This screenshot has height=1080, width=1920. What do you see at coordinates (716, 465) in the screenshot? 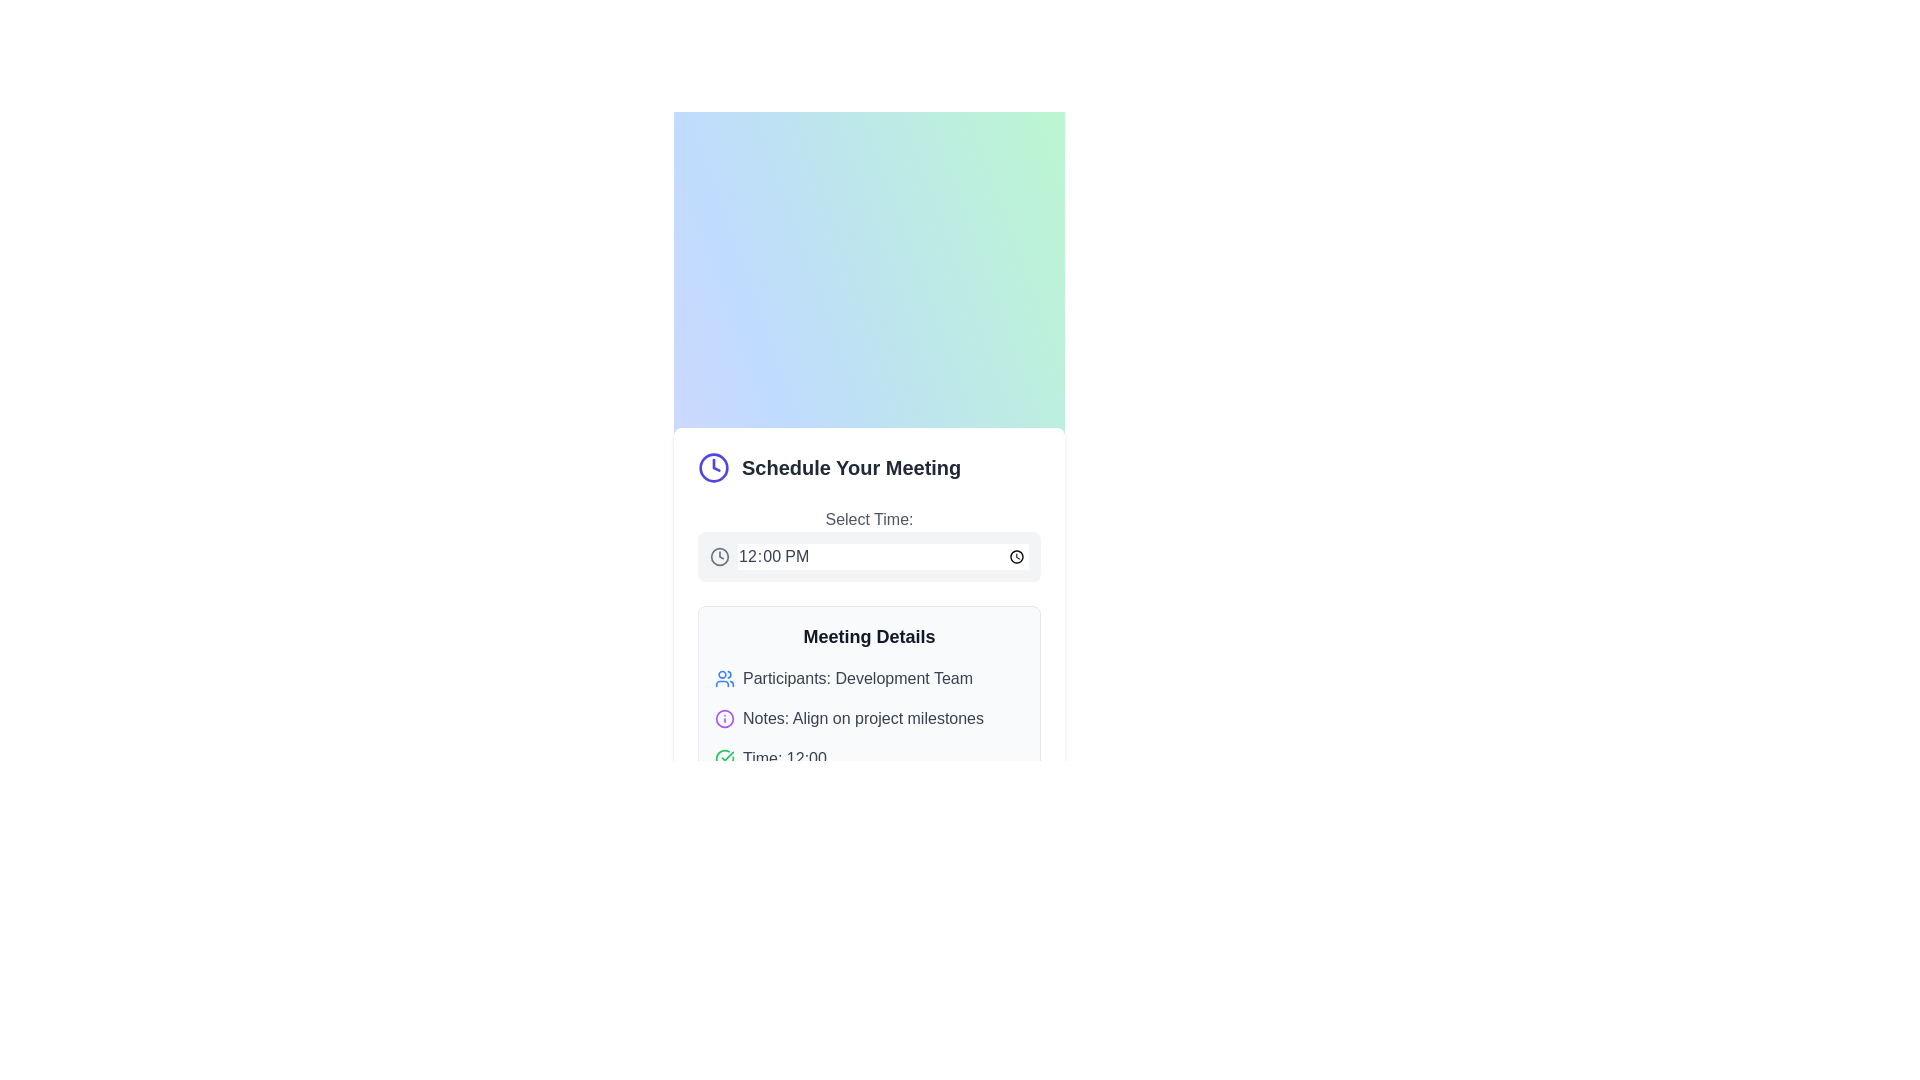
I see `the triangular SVG component that represents the clock hands within the clock icon, located in the top-left corner of the 'Schedule Your Meeting' header` at bounding box center [716, 465].